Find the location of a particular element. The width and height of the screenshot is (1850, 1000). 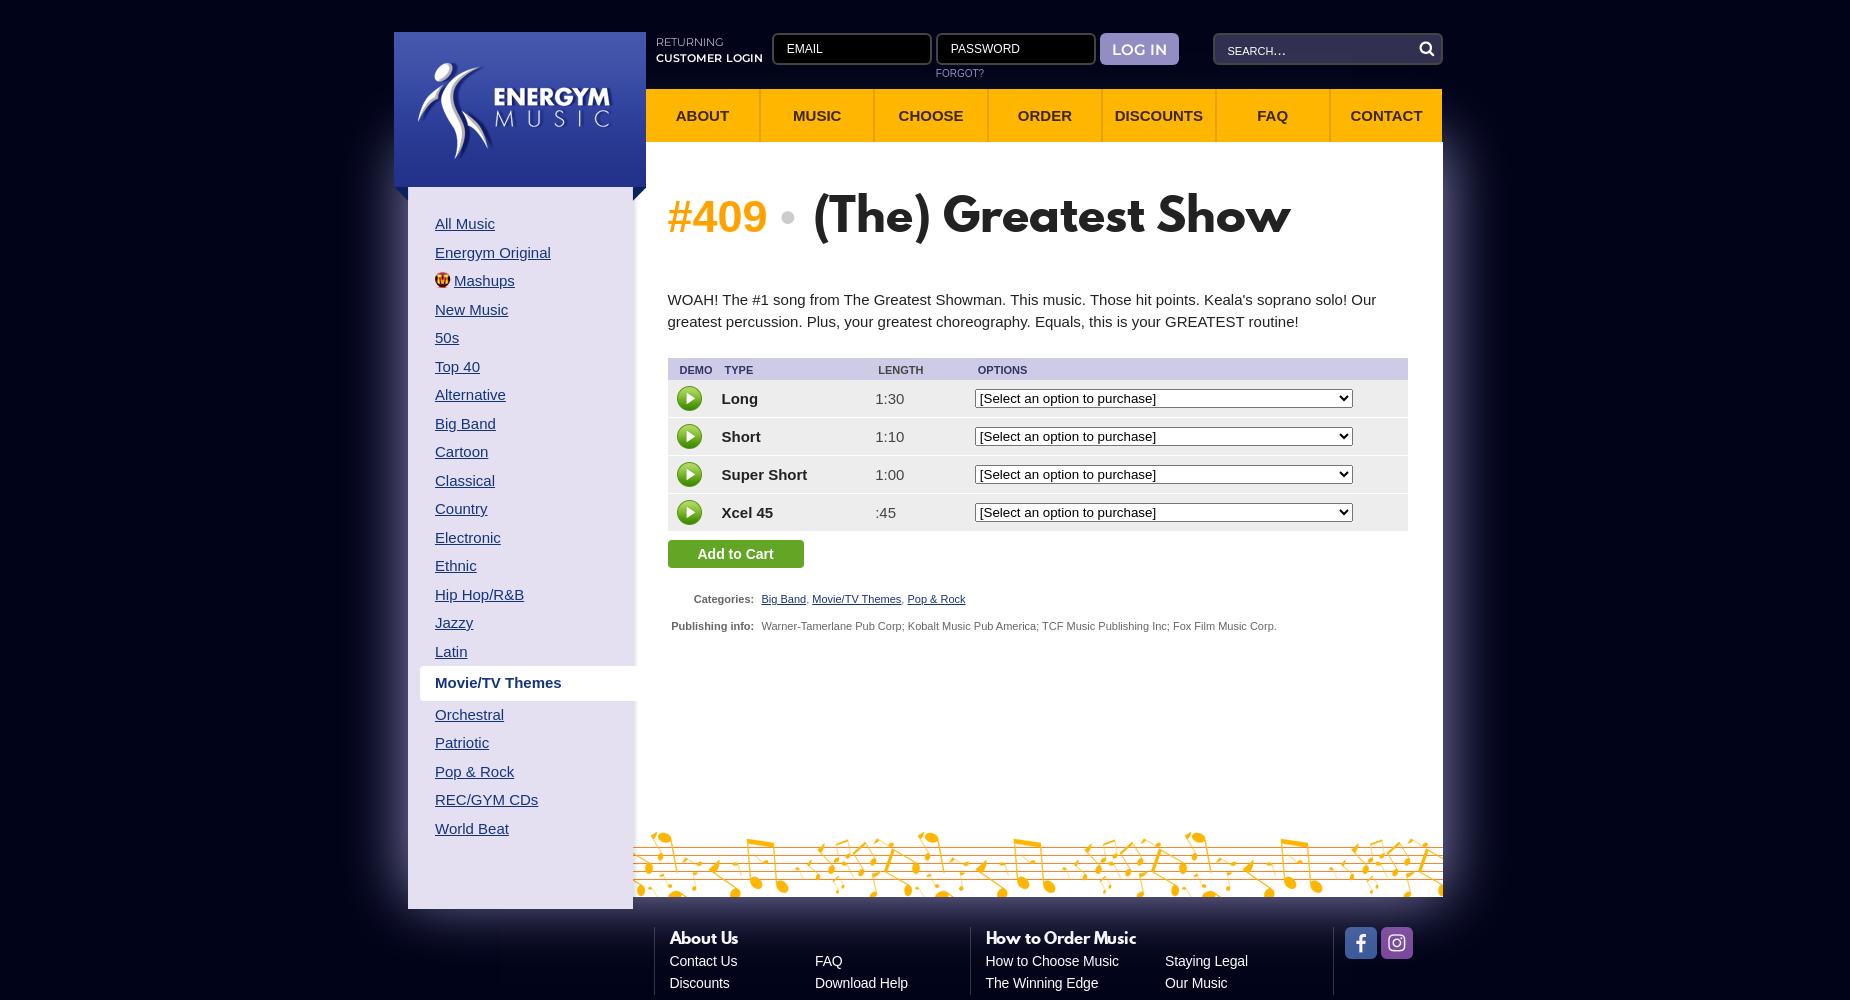

'50s' is located at coordinates (445, 336).